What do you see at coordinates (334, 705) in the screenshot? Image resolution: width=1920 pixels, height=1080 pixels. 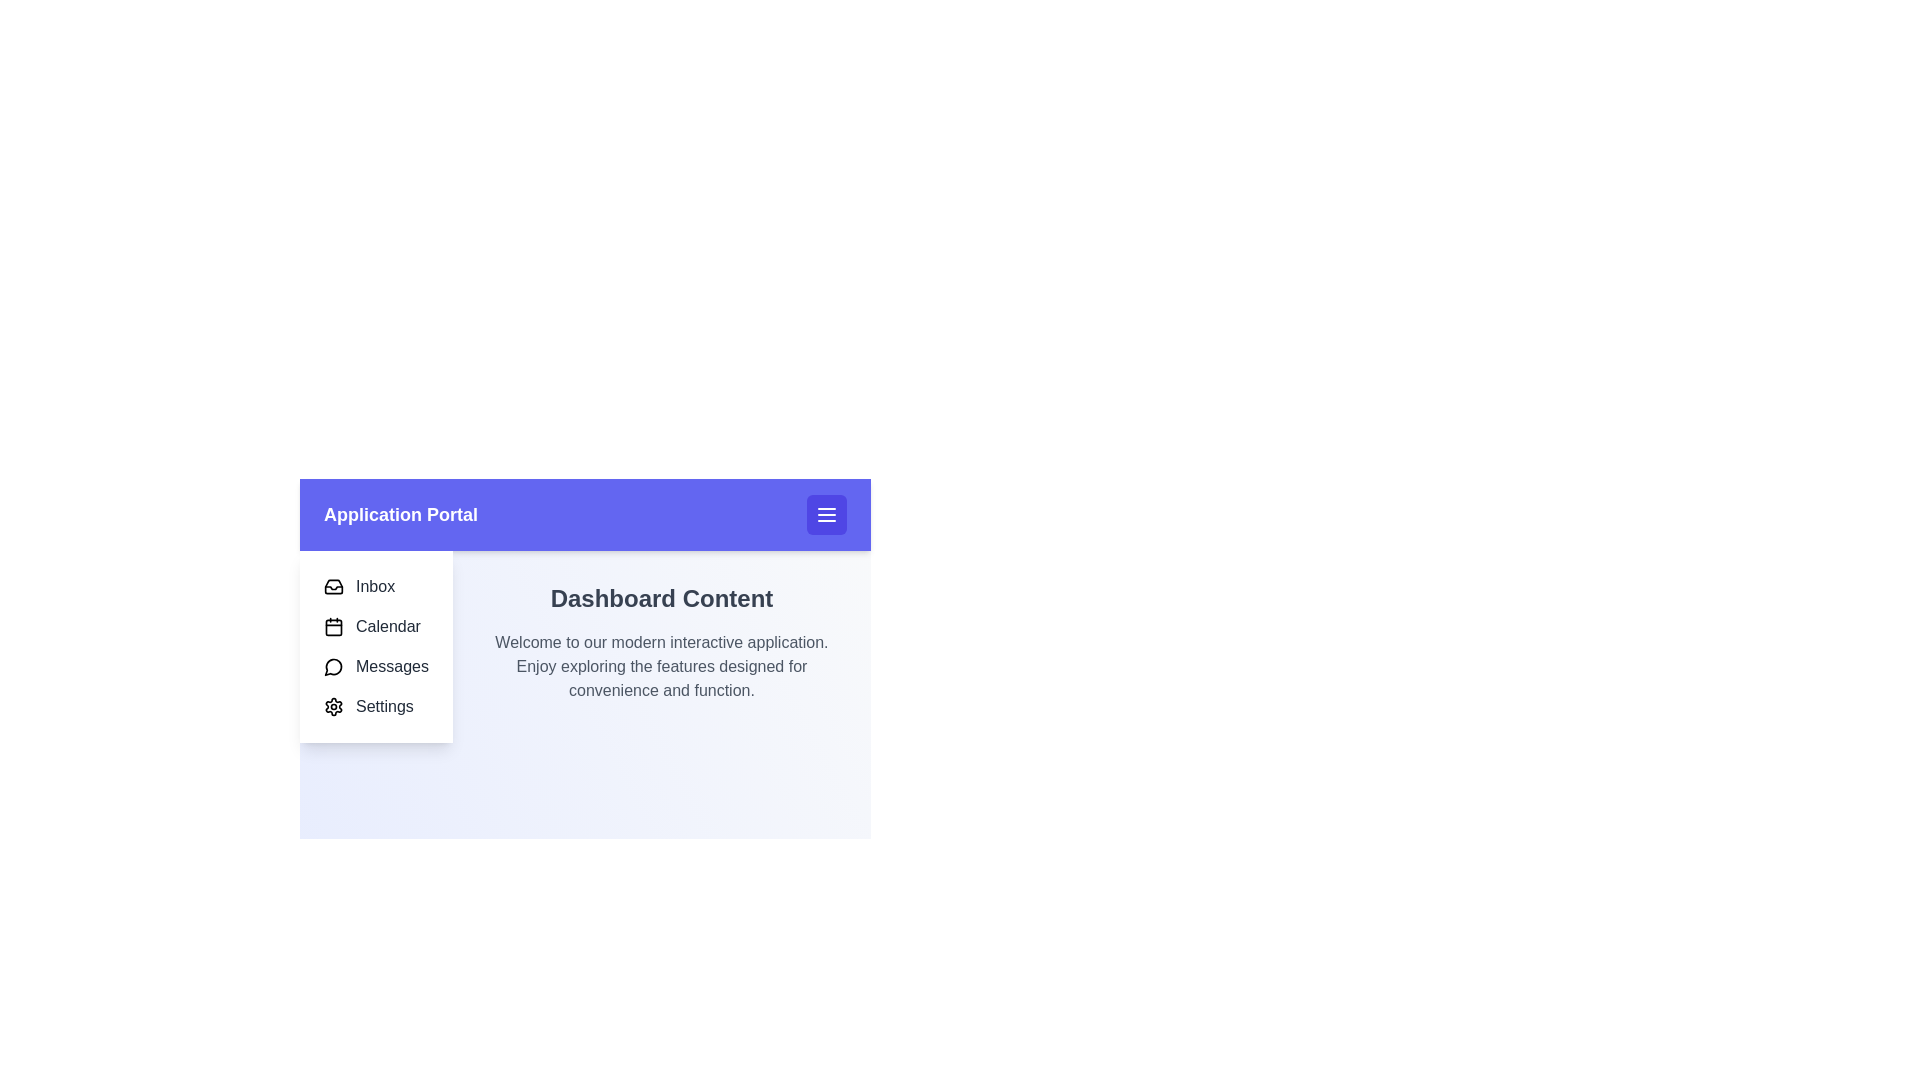 I see `the gear icon located to the left of the 'Settings' text in the vertical menu` at bounding box center [334, 705].